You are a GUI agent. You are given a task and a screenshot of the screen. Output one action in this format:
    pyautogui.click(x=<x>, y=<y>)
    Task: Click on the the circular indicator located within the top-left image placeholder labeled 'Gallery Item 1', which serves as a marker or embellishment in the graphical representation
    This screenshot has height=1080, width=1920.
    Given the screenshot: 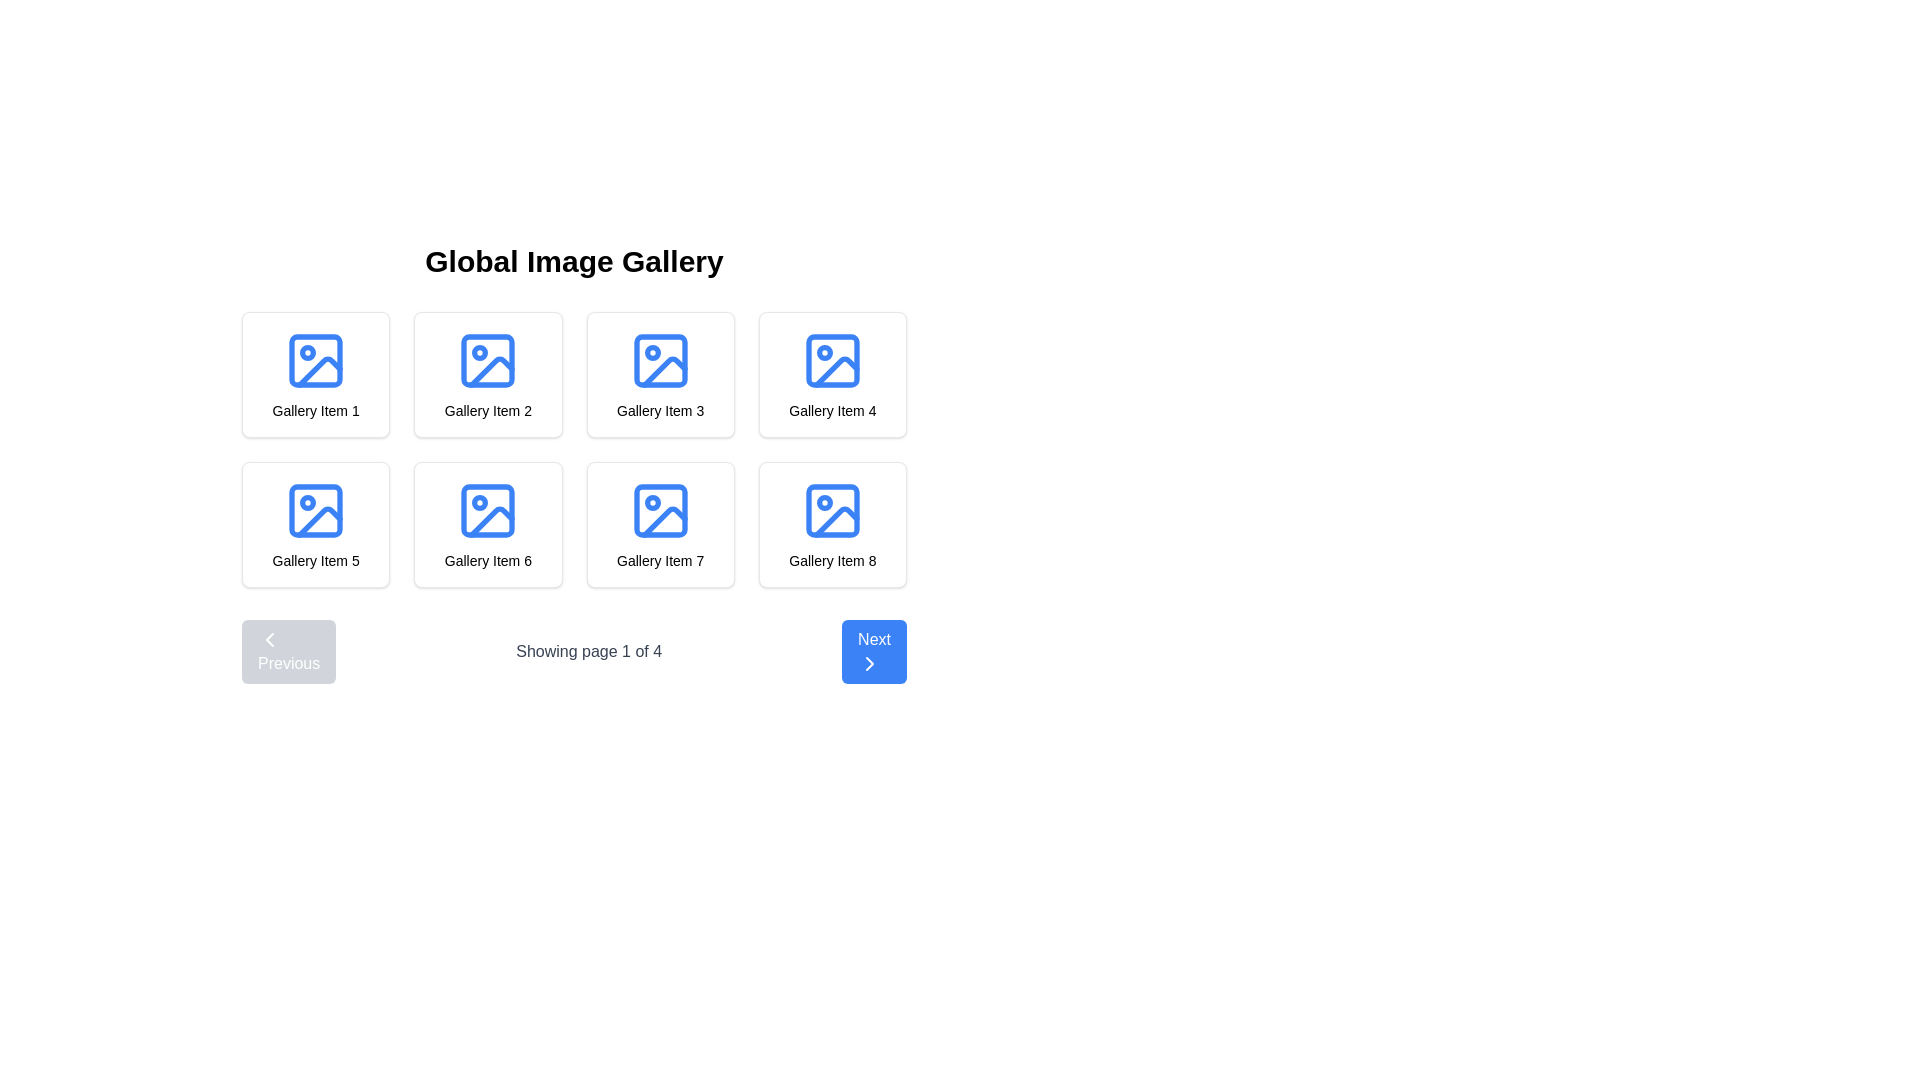 What is the action you would take?
    pyautogui.click(x=307, y=352)
    